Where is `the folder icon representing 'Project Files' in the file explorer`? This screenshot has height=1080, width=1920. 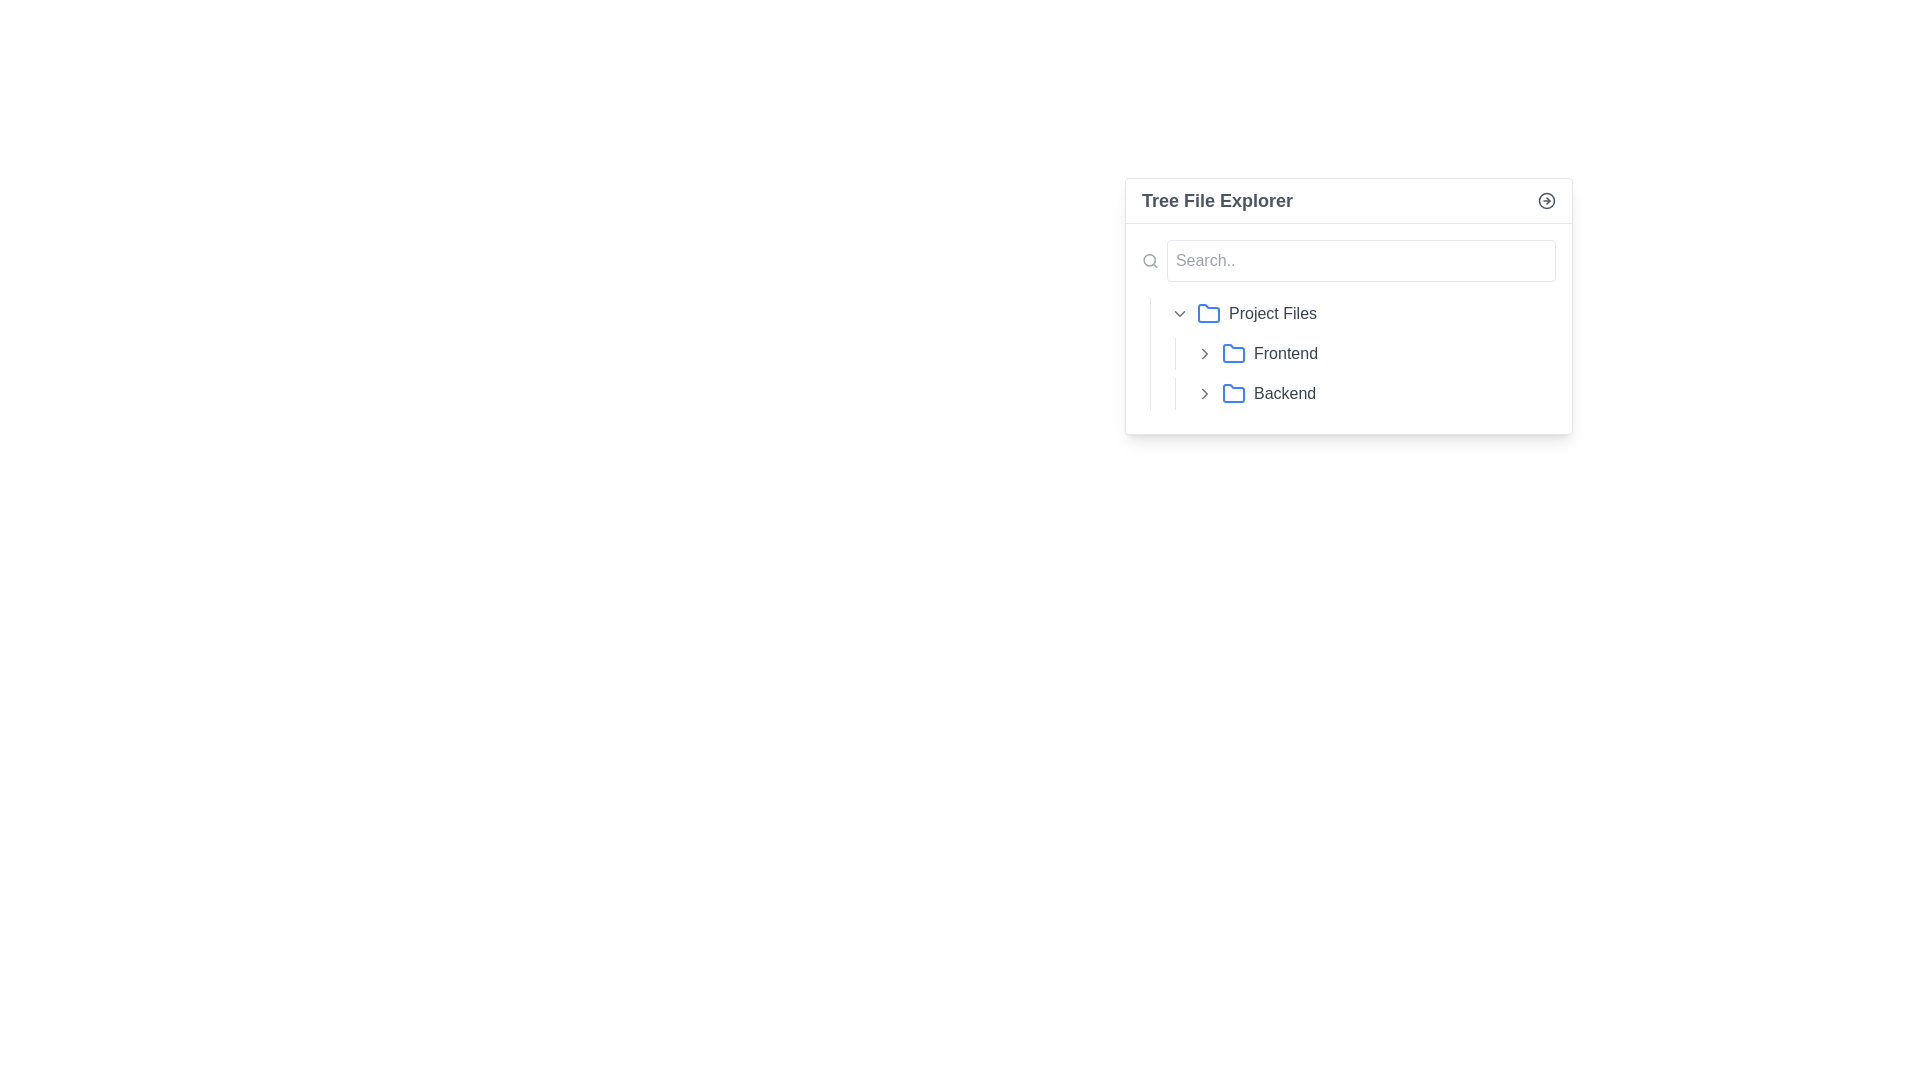
the folder icon representing 'Project Files' in the file explorer is located at coordinates (1208, 313).